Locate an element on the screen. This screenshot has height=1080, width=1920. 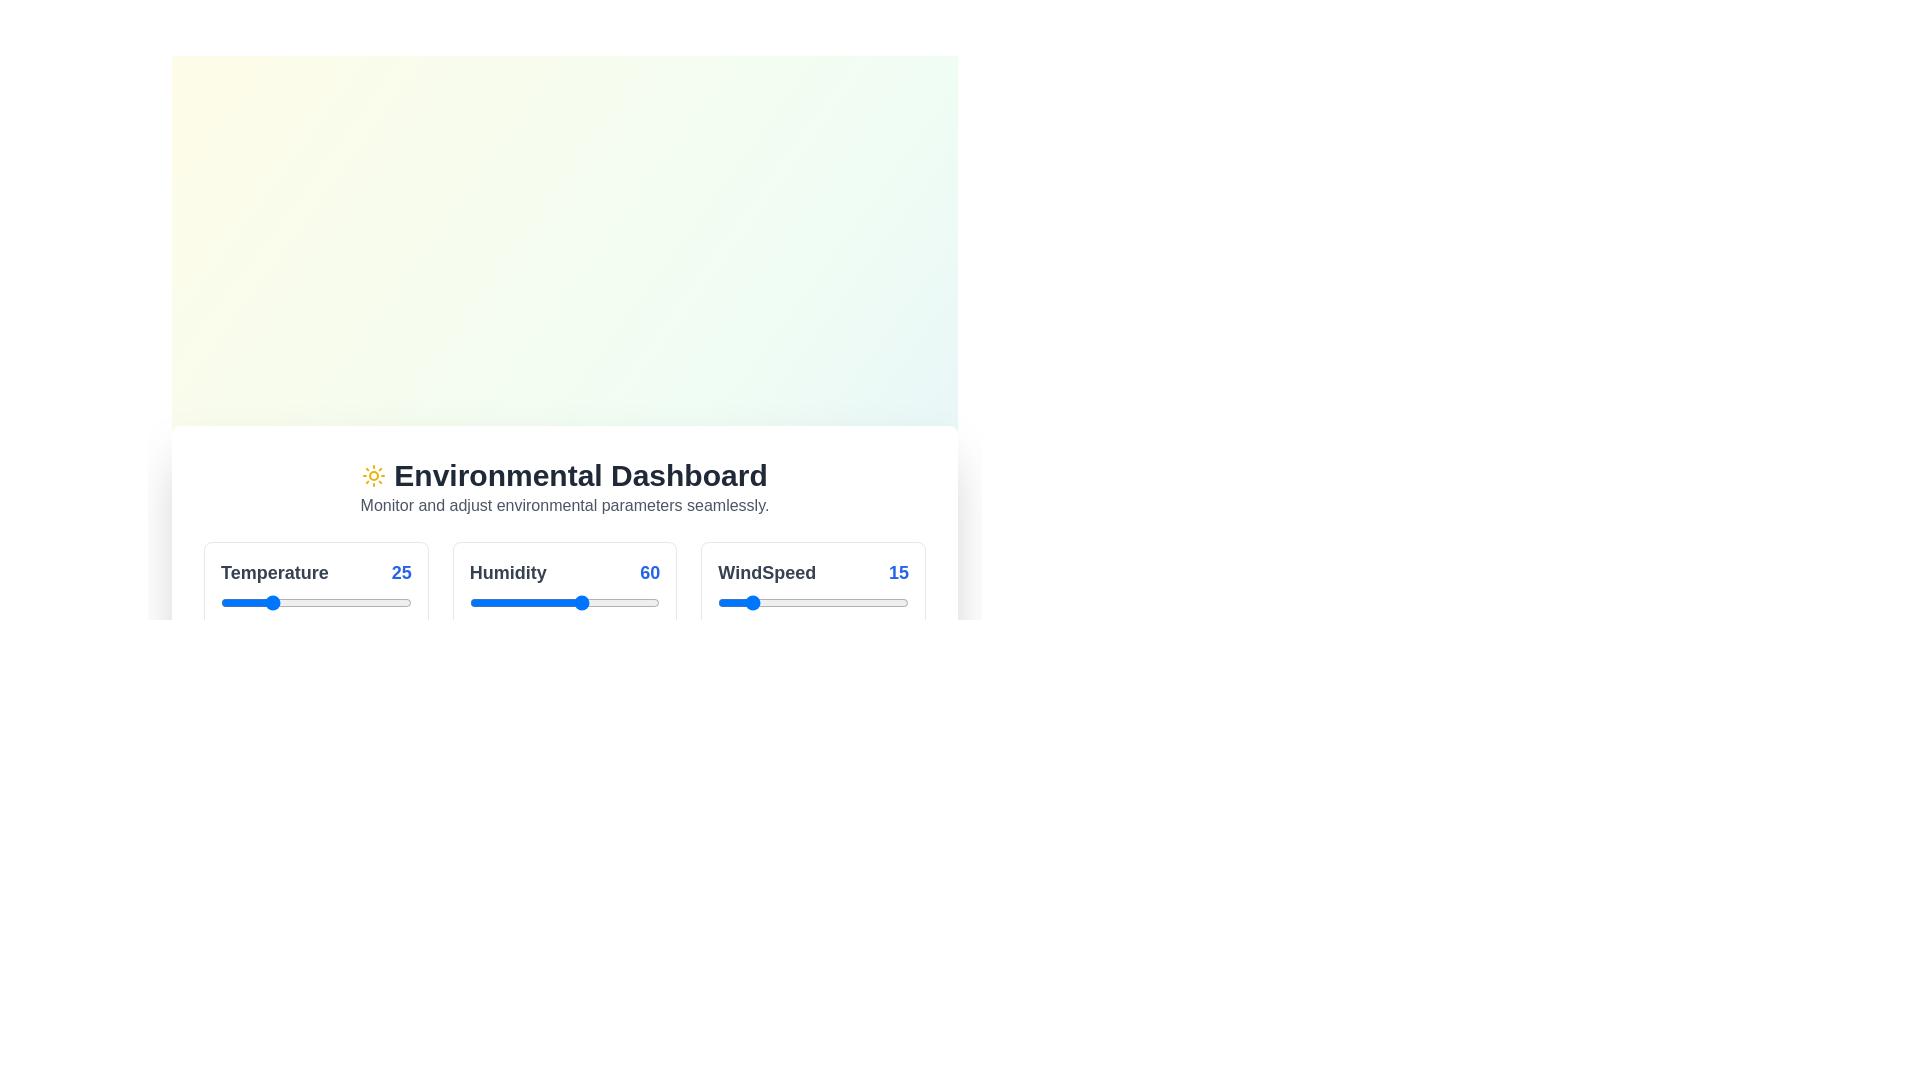
the Humidity slider is located at coordinates (486, 601).